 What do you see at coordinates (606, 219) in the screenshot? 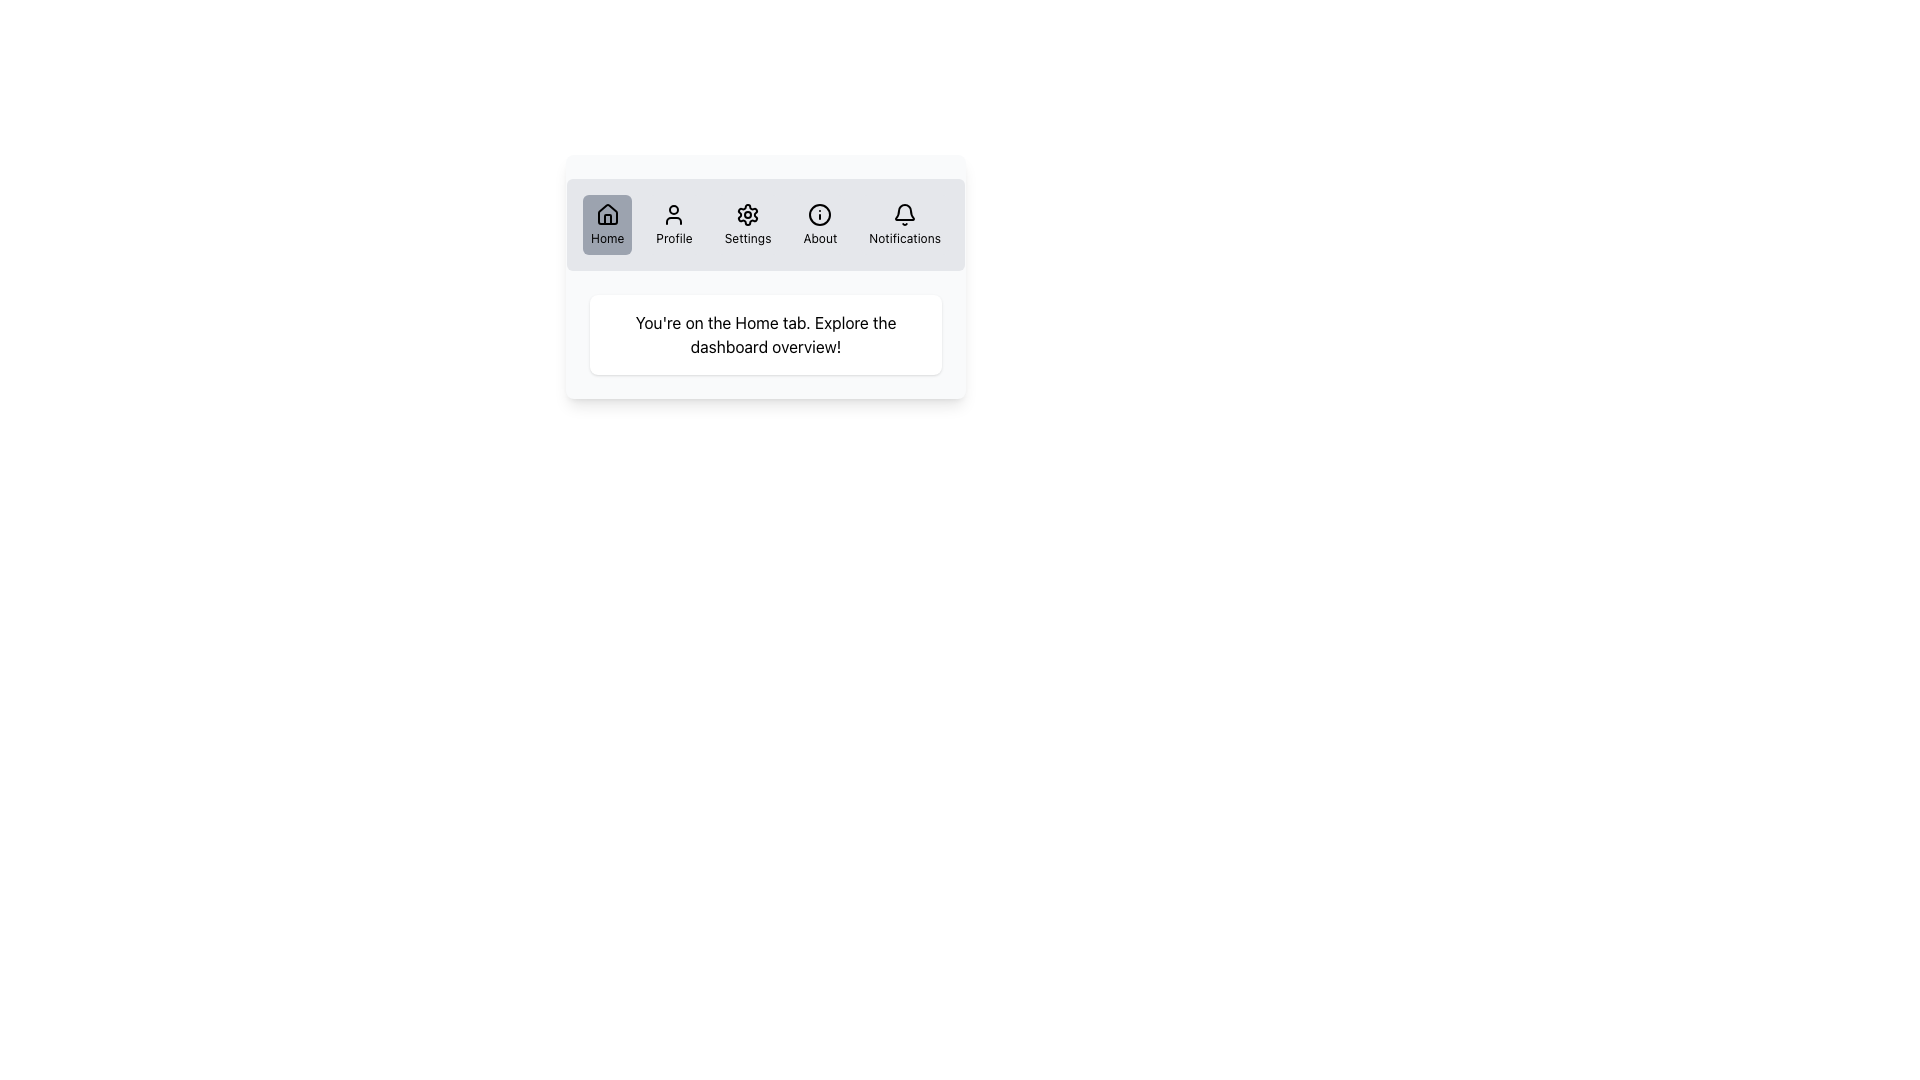
I see `the rectangular door section of the house-shaped icon in the navigation menu, which is located at the leftmost section of the top navigation bar, above the label 'Home'` at bounding box center [606, 219].